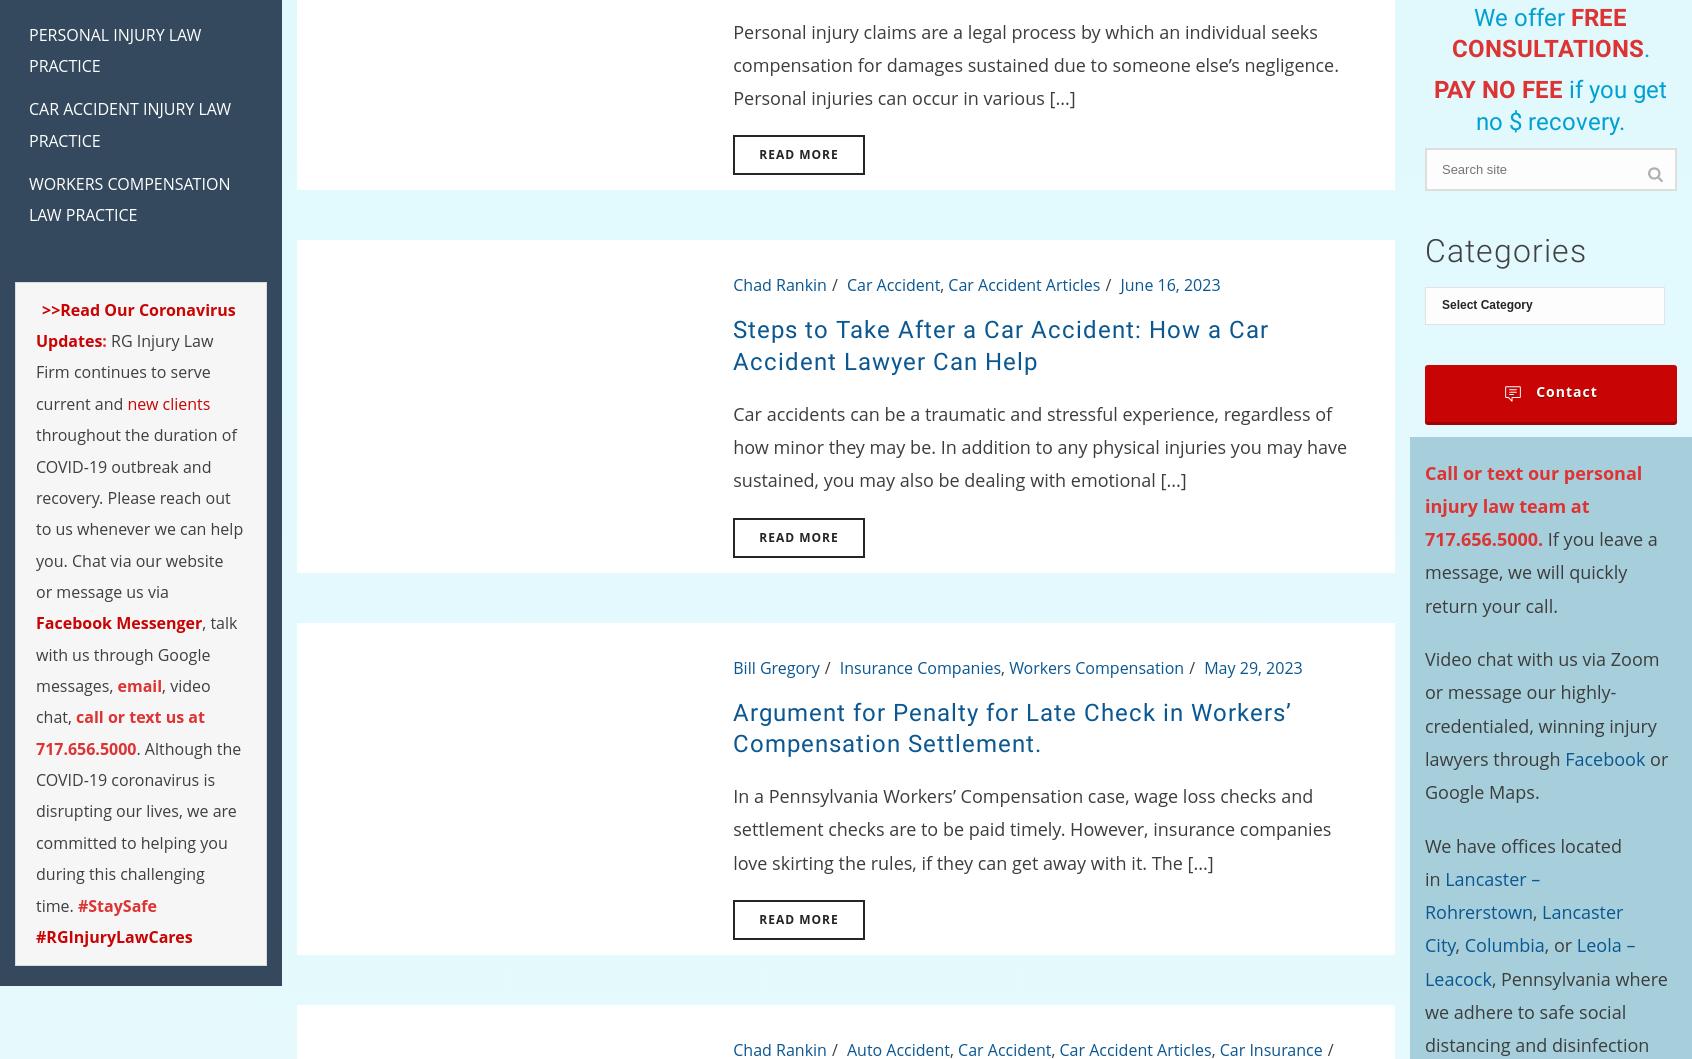 Image resolution: width=1692 pixels, height=1059 pixels. I want to click on 'Personal Injury Law Practice', so click(27, 49).